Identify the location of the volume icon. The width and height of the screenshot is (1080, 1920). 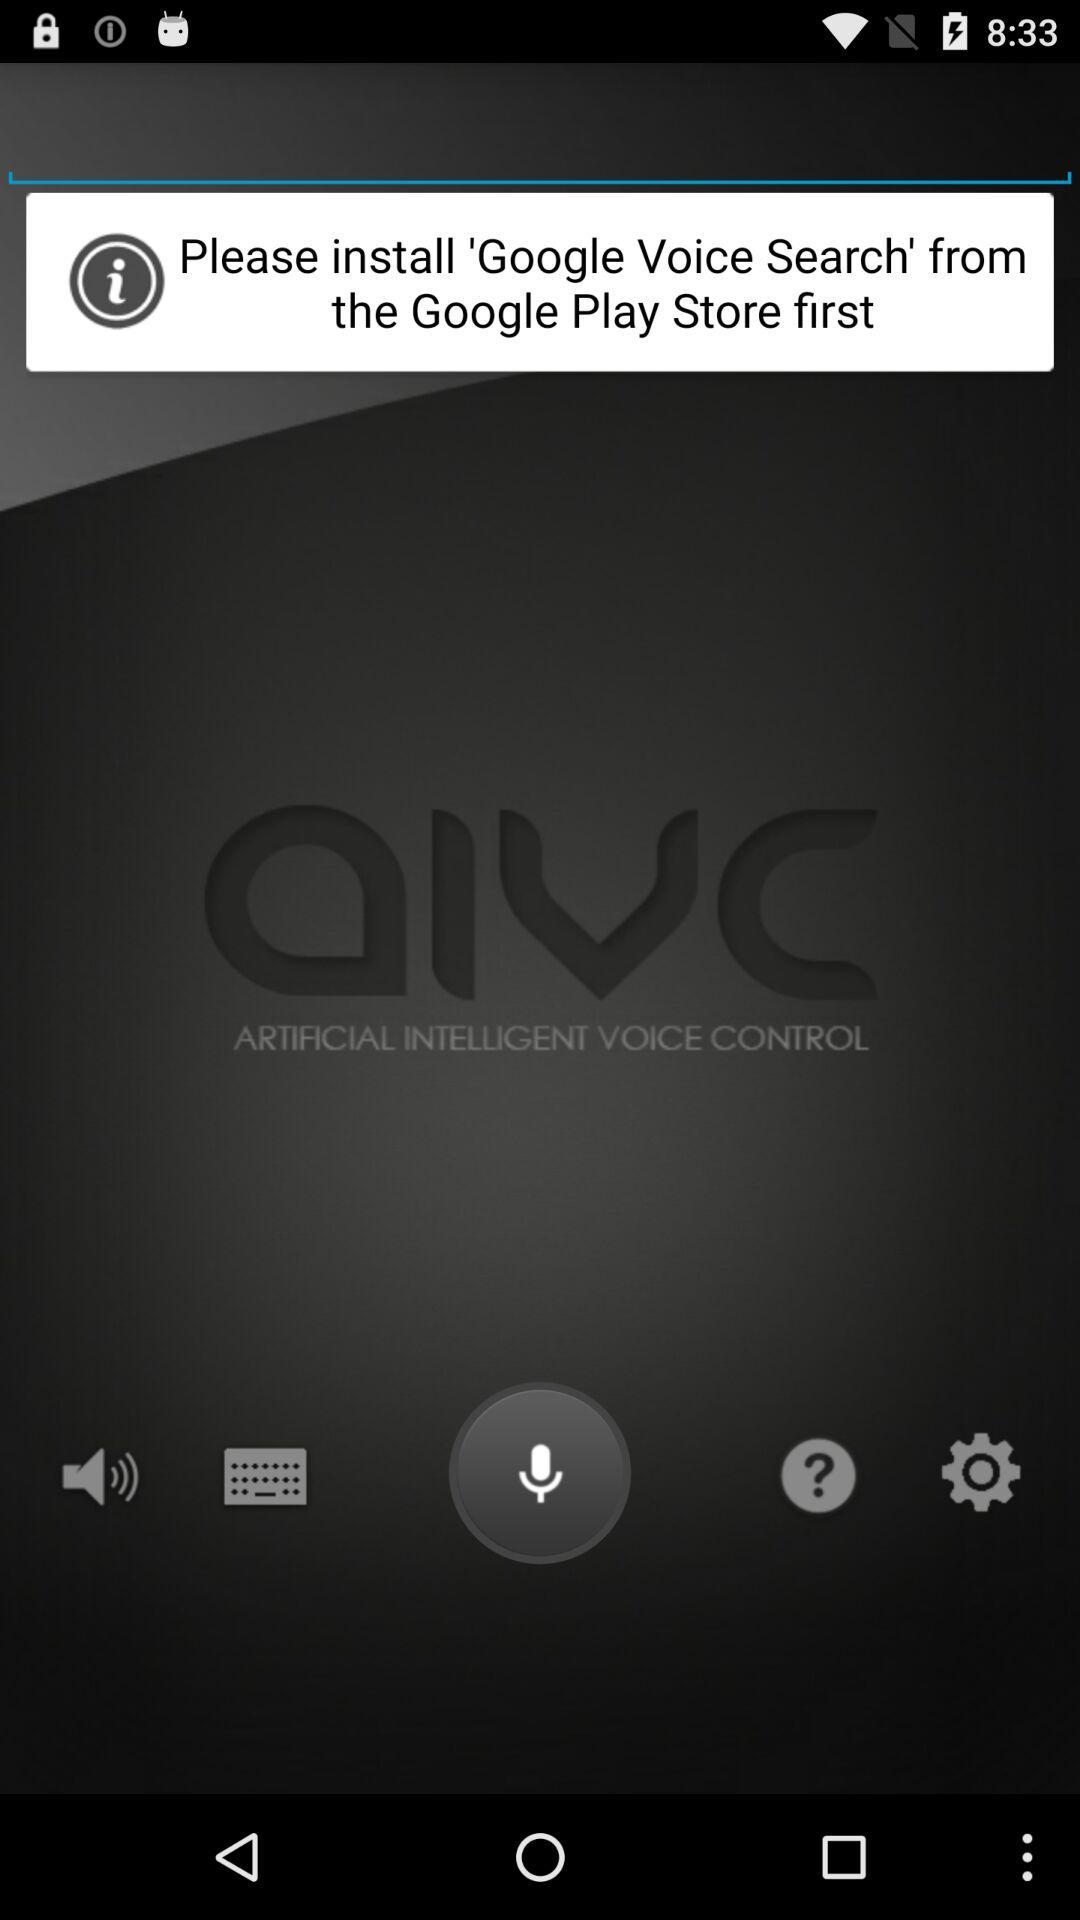
(98, 1575).